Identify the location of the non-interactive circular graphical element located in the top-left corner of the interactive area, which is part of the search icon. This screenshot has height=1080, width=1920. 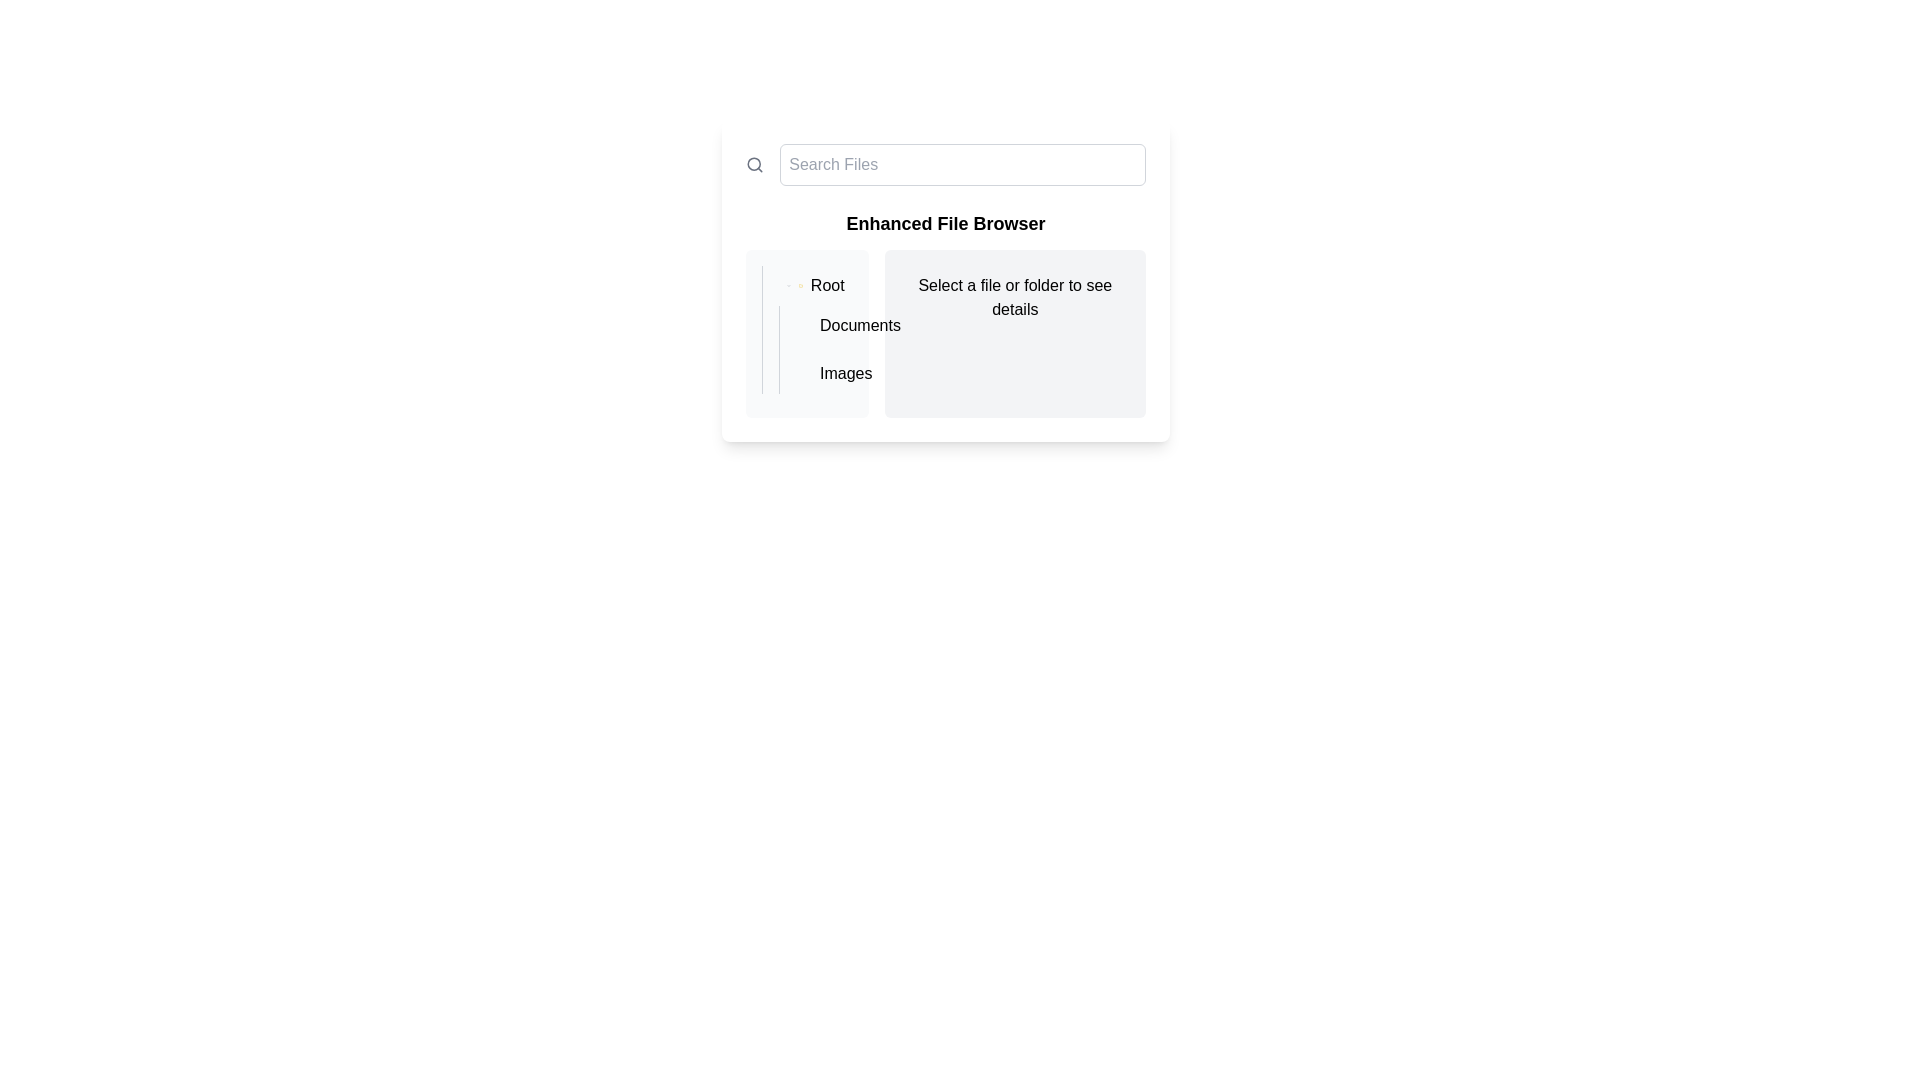
(753, 163).